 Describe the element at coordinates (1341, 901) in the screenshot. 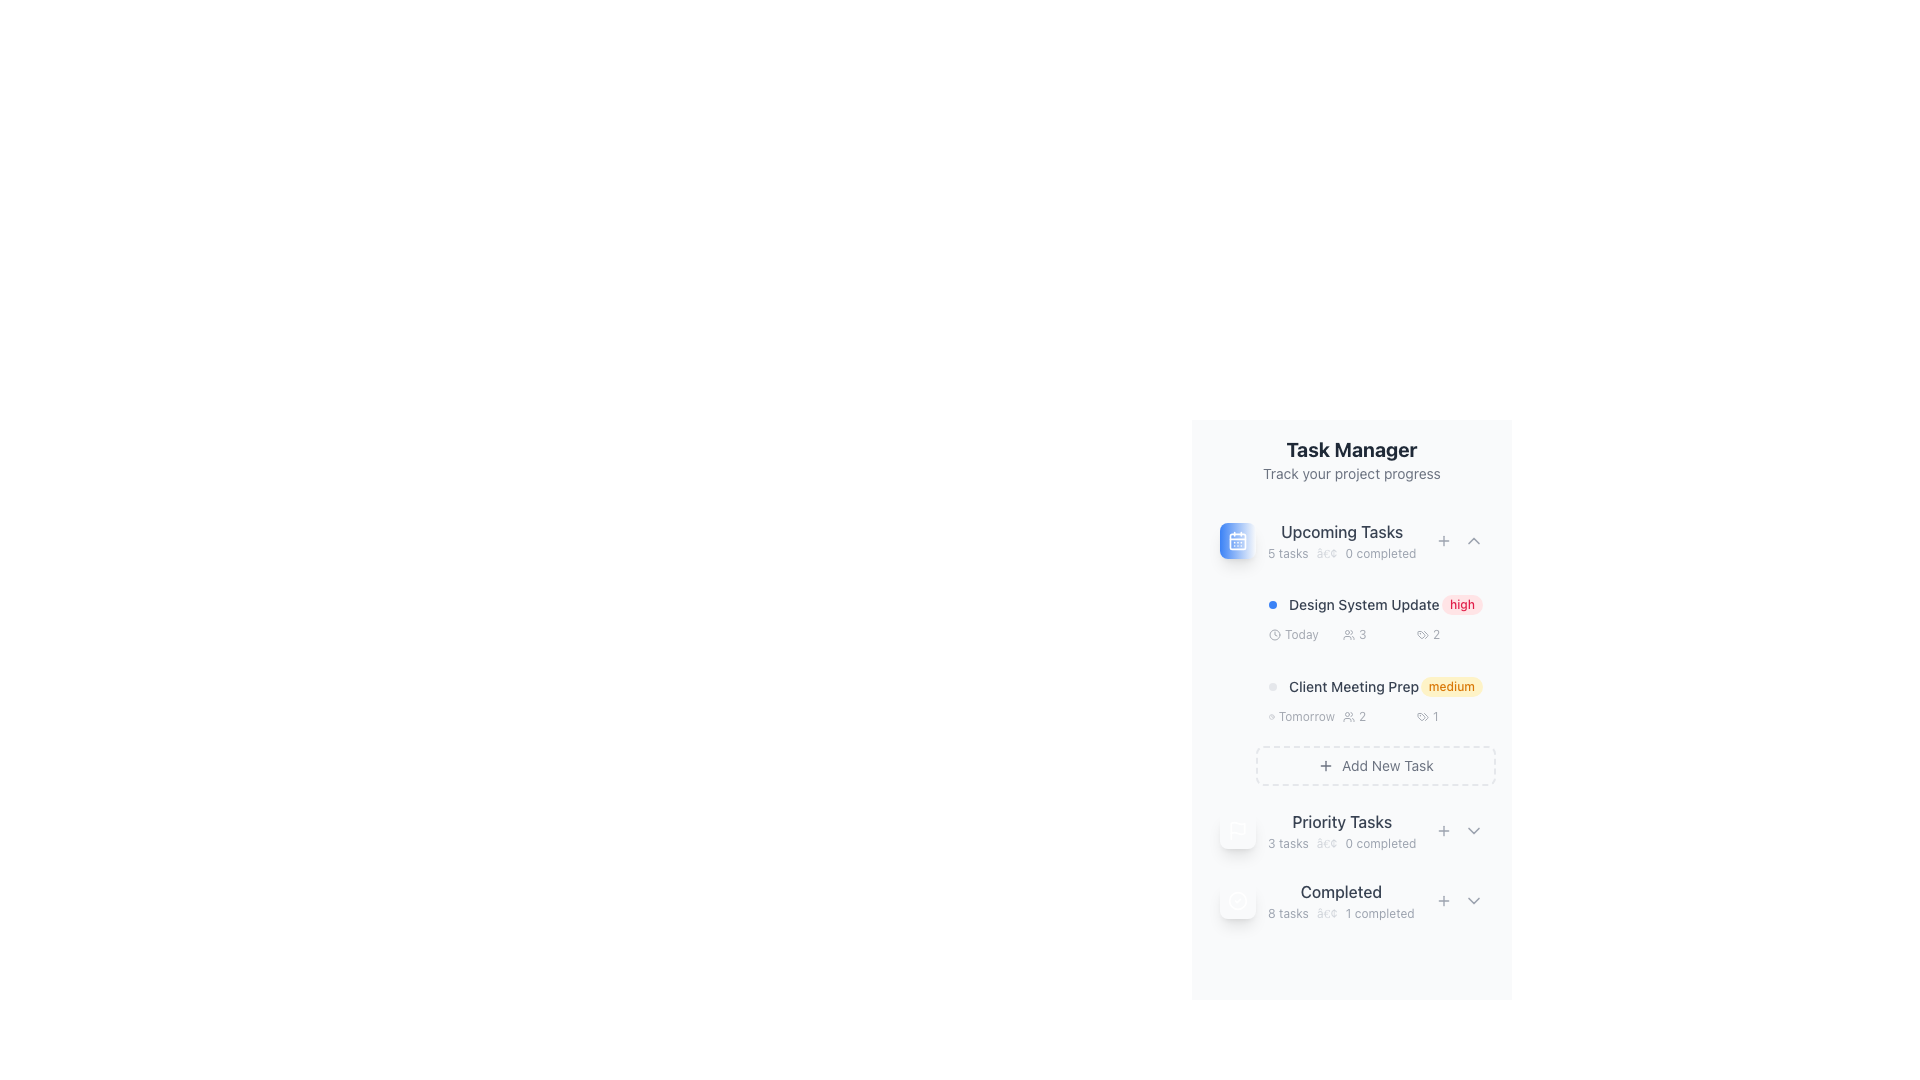

I see `the 'Completed' text label that displays '8 tasks • 1 completed', located in the lower section of the task panel, underneath 'Priority Tasks'` at that location.